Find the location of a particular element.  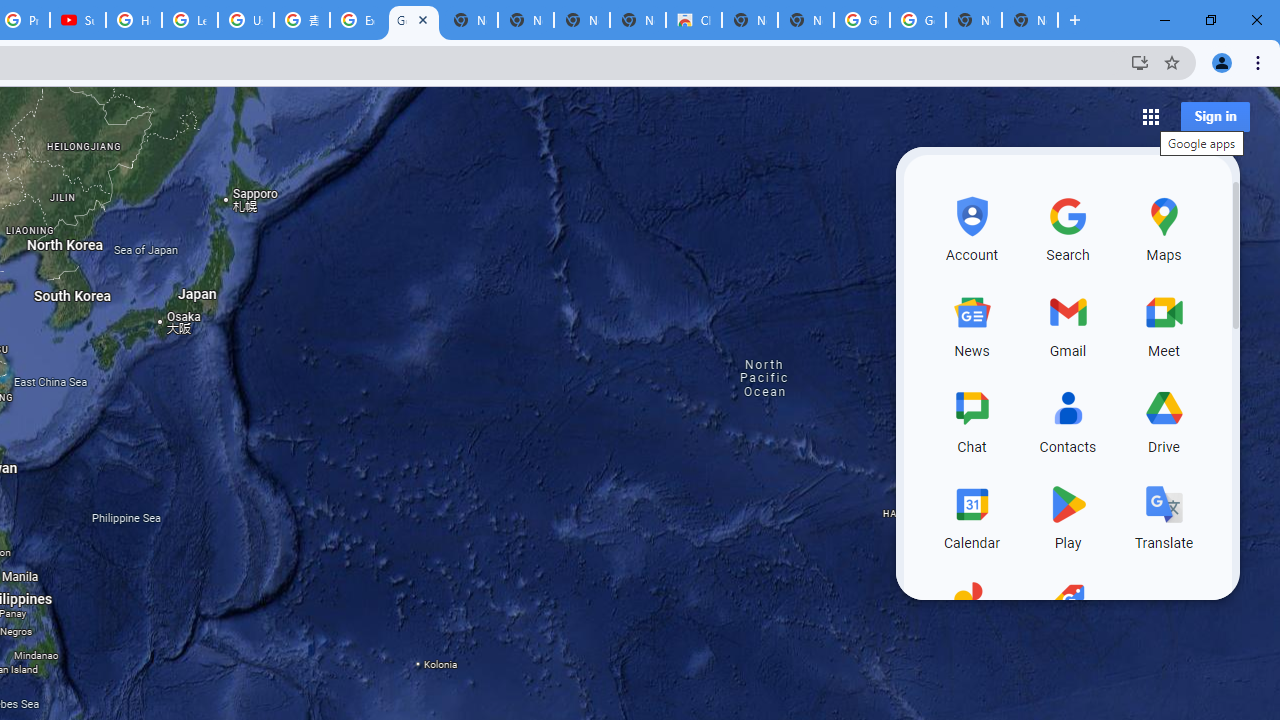

'Install Google Maps' is located at coordinates (1139, 61).